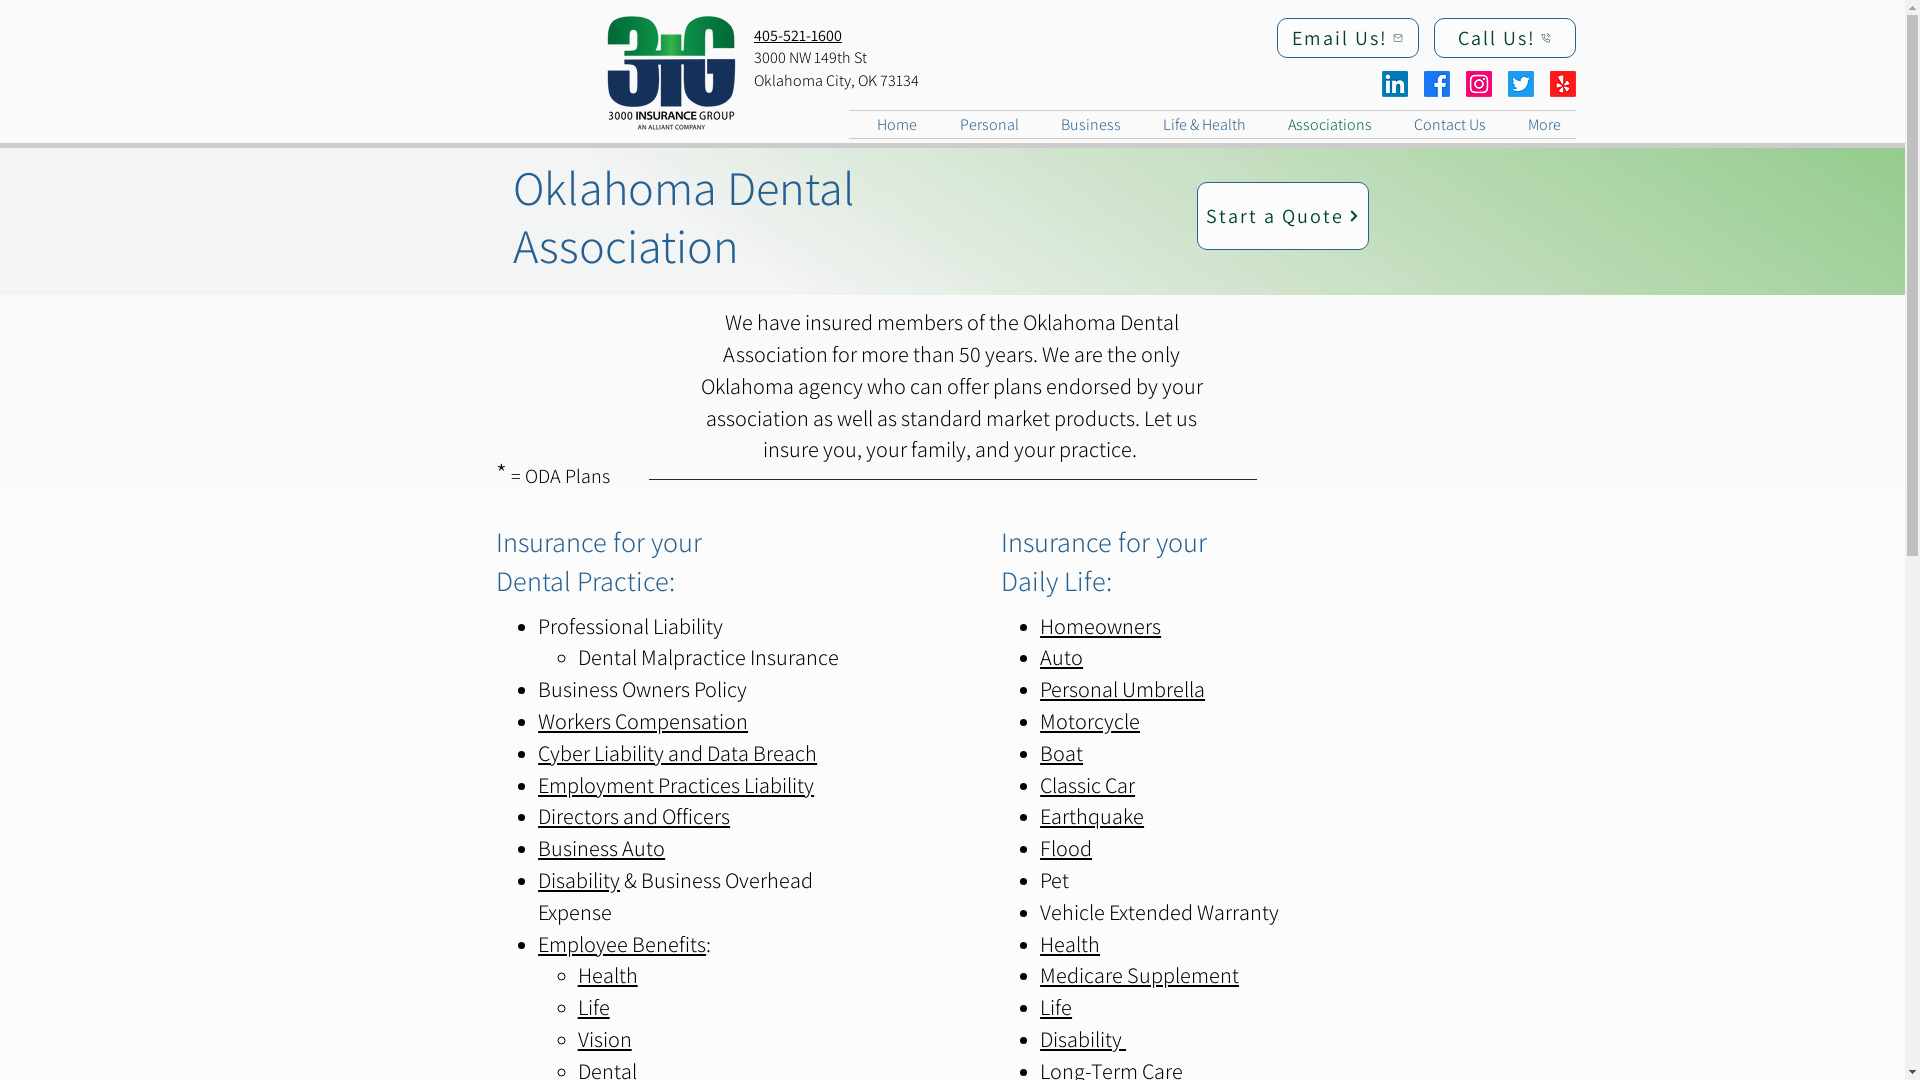 This screenshot has width=1920, height=1080. What do you see at coordinates (983, 124) in the screenshot?
I see `'Personal'` at bounding box center [983, 124].